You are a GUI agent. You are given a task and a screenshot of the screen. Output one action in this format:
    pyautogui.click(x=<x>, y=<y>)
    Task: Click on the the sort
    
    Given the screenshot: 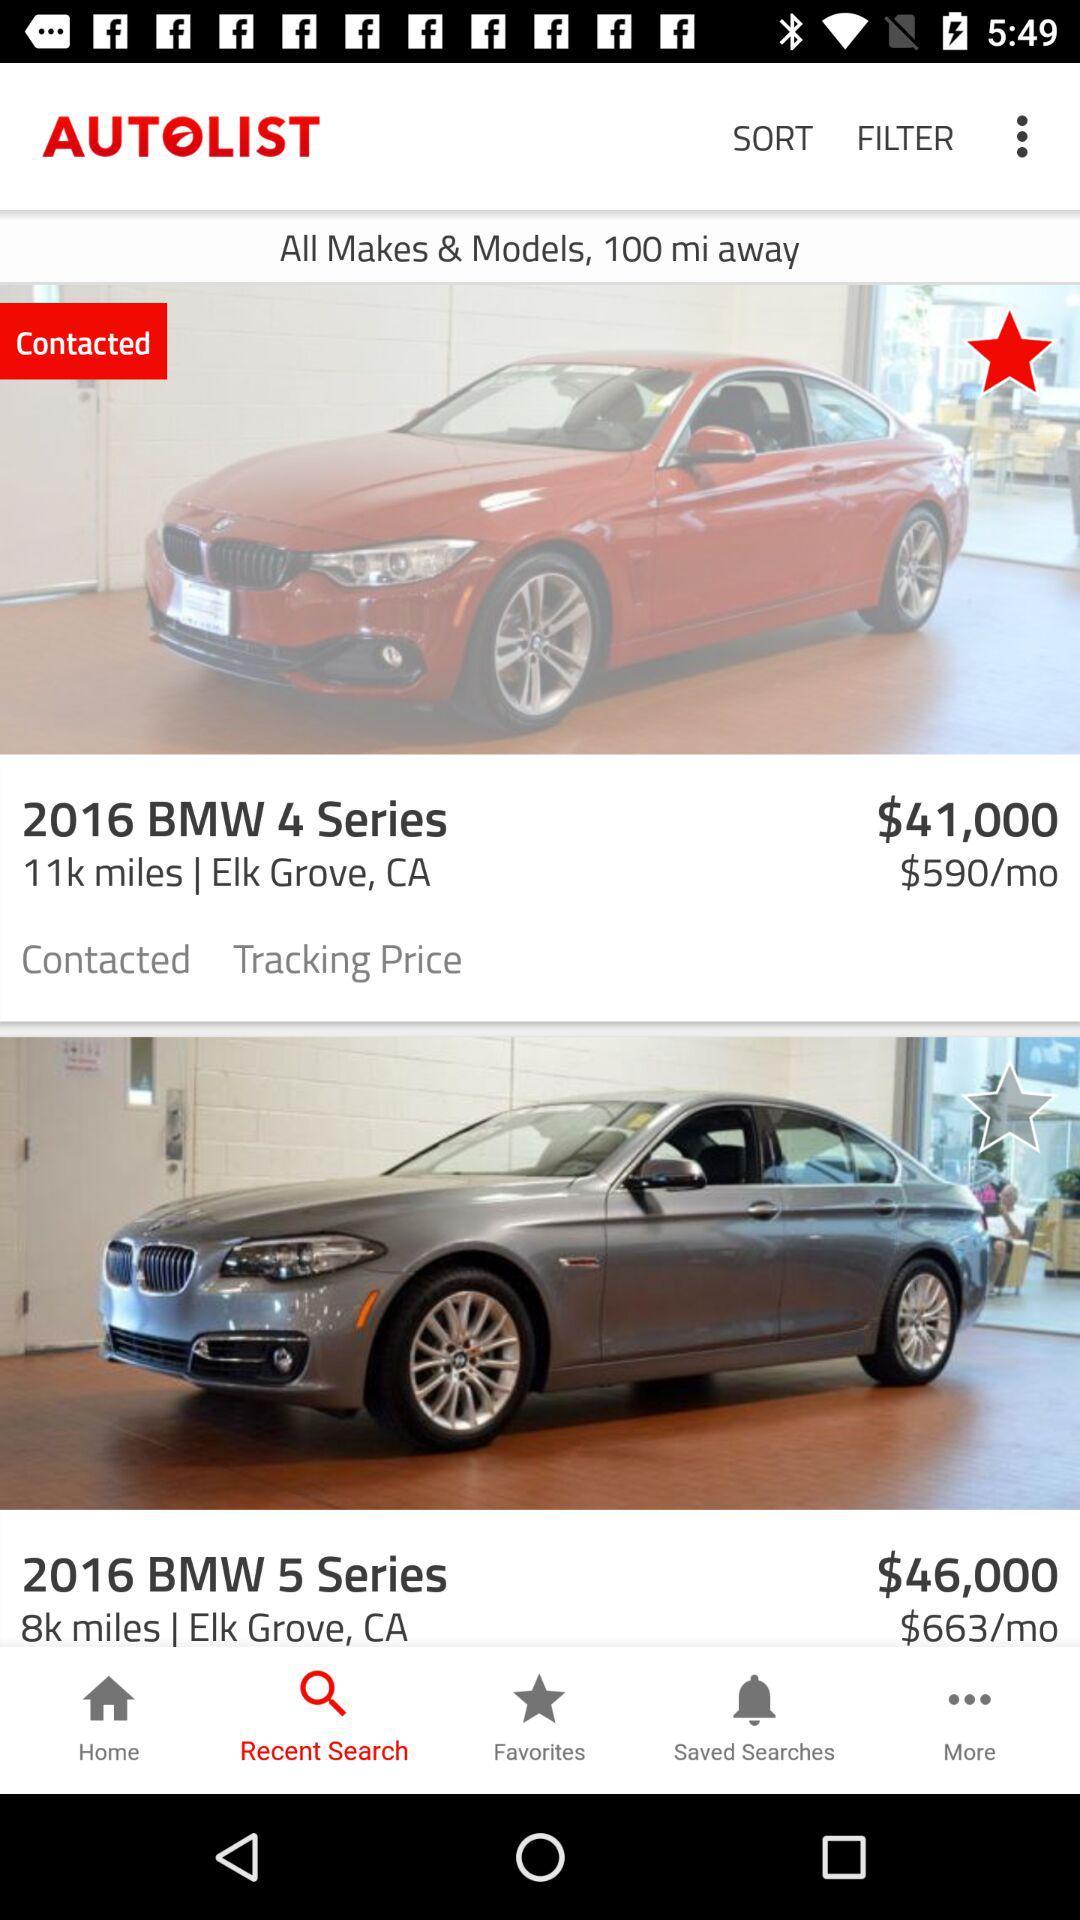 What is the action you would take?
    pyautogui.click(x=771, y=135)
    